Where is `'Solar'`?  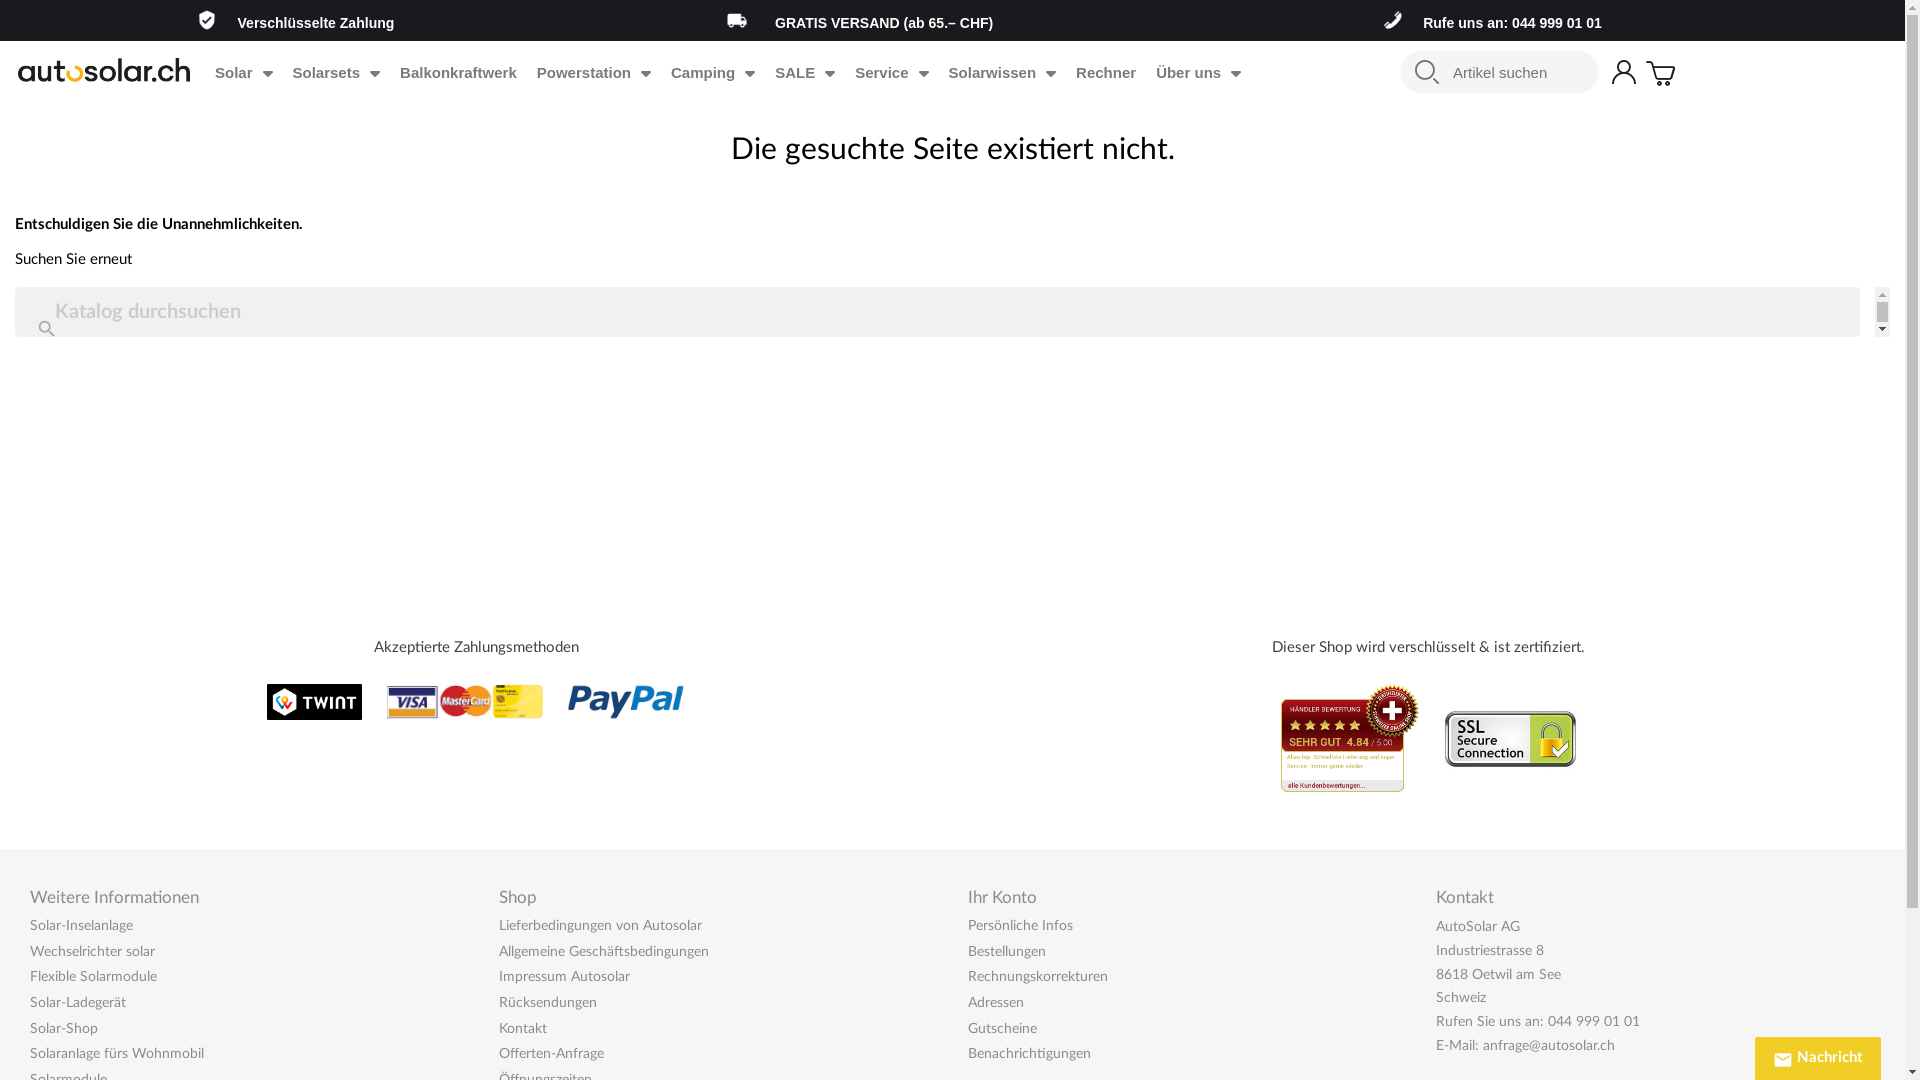
'Solar' is located at coordinates (243, 72).